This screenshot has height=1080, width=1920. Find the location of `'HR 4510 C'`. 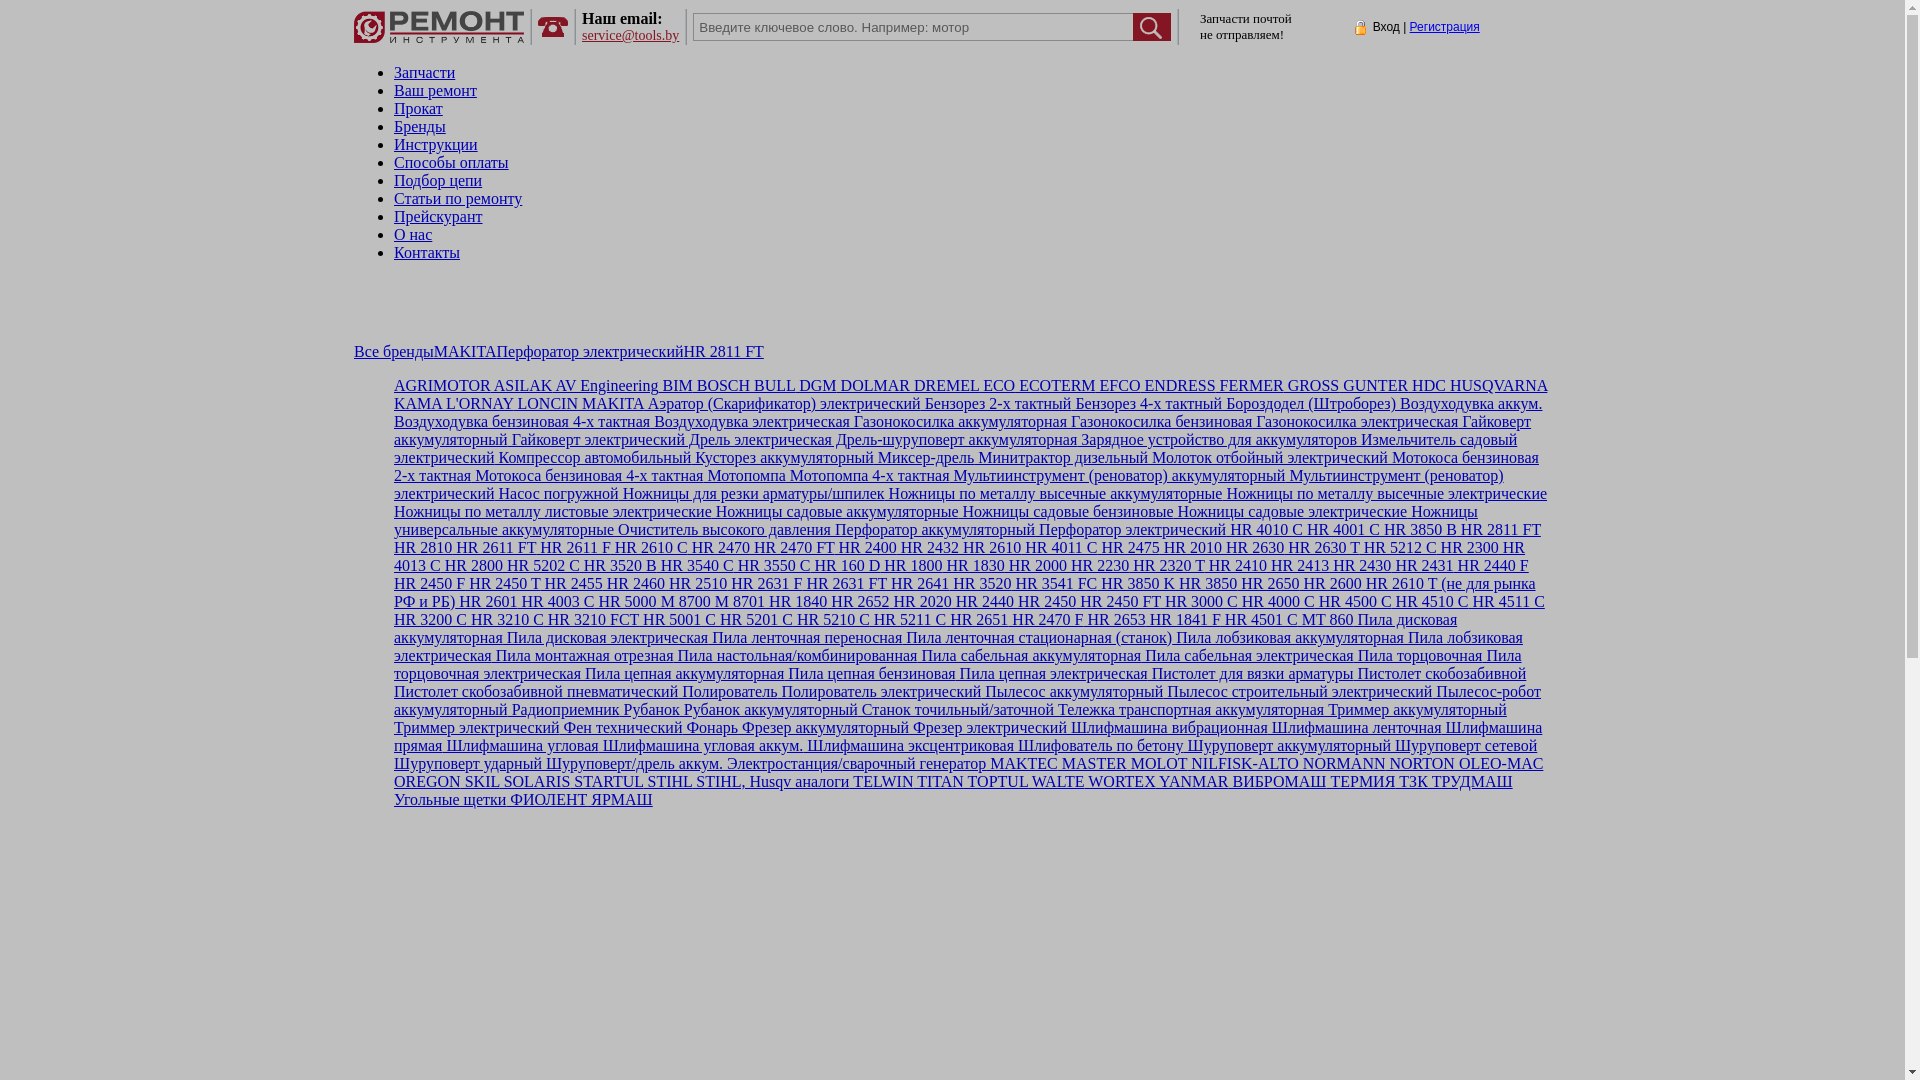

'HR 4510 C' is located at coordinates (1429, 600).